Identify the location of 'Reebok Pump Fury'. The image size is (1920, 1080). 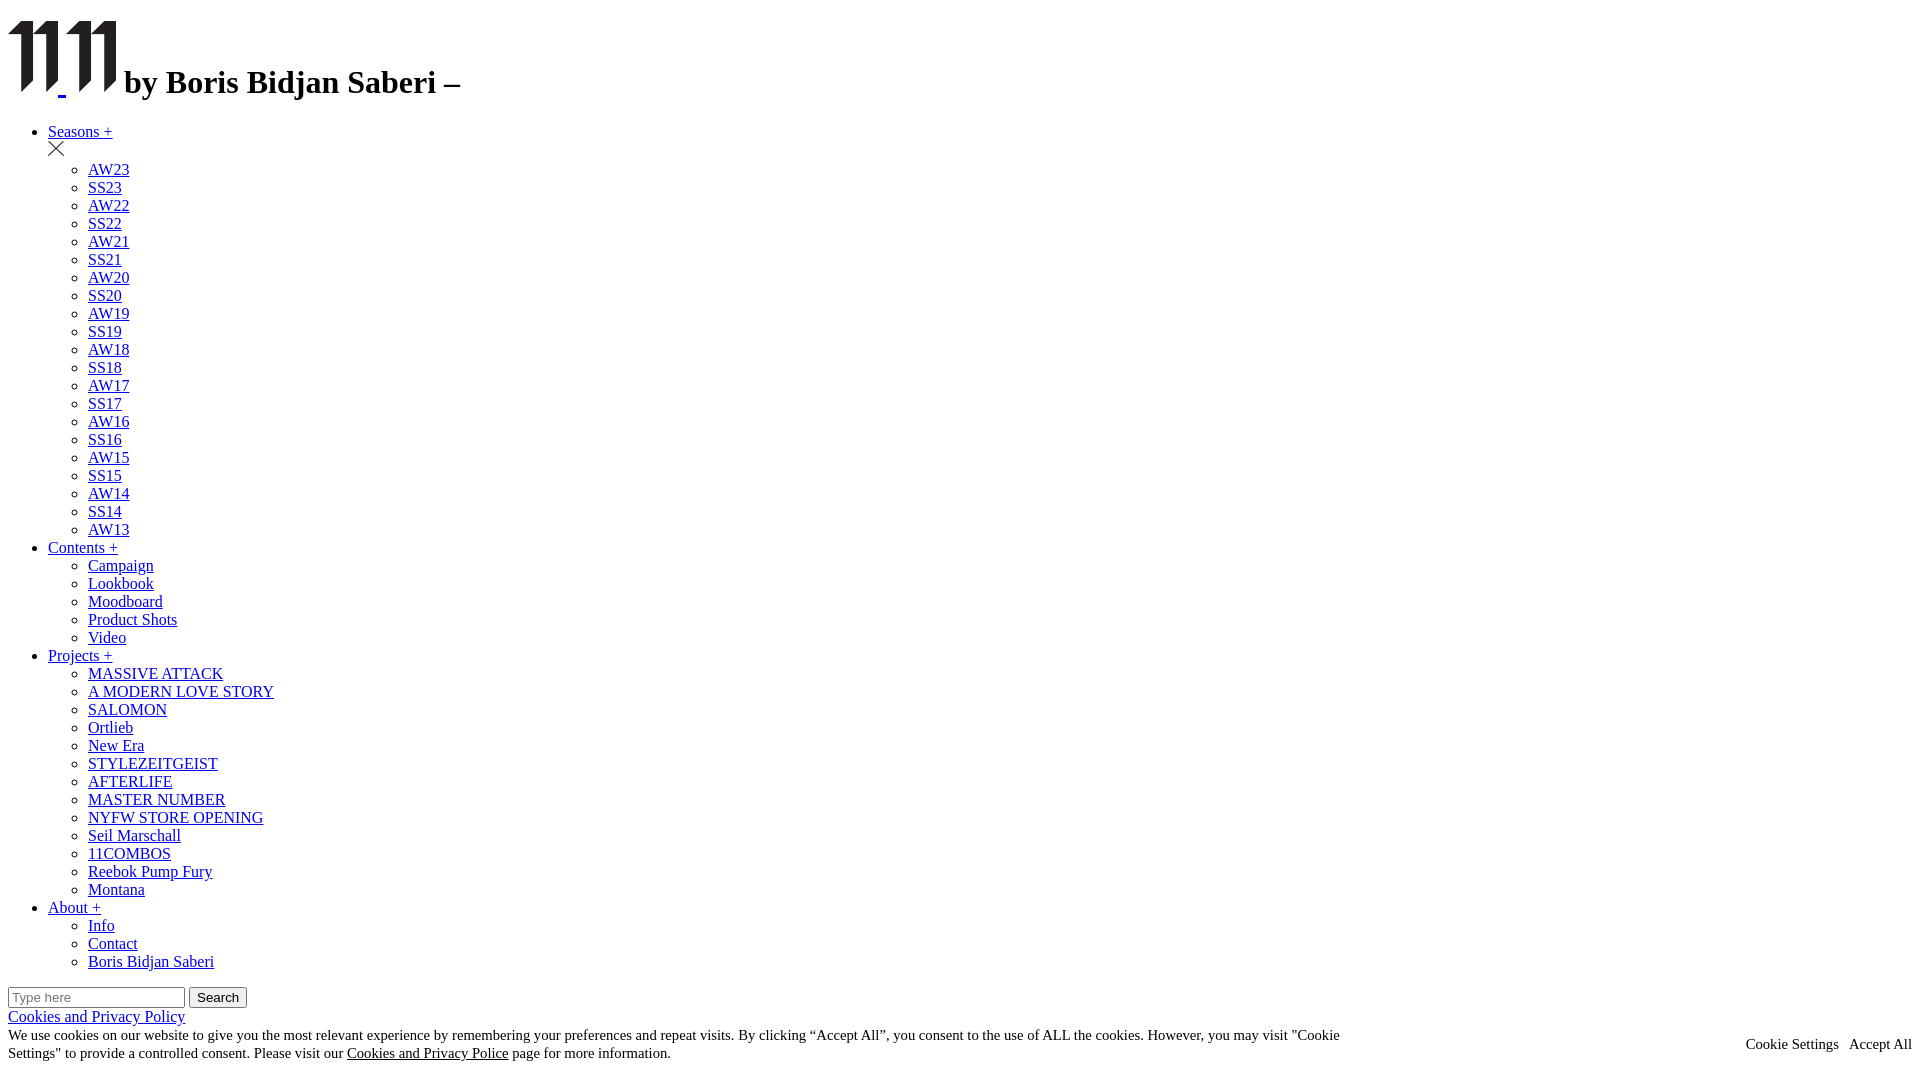
(148, 870).